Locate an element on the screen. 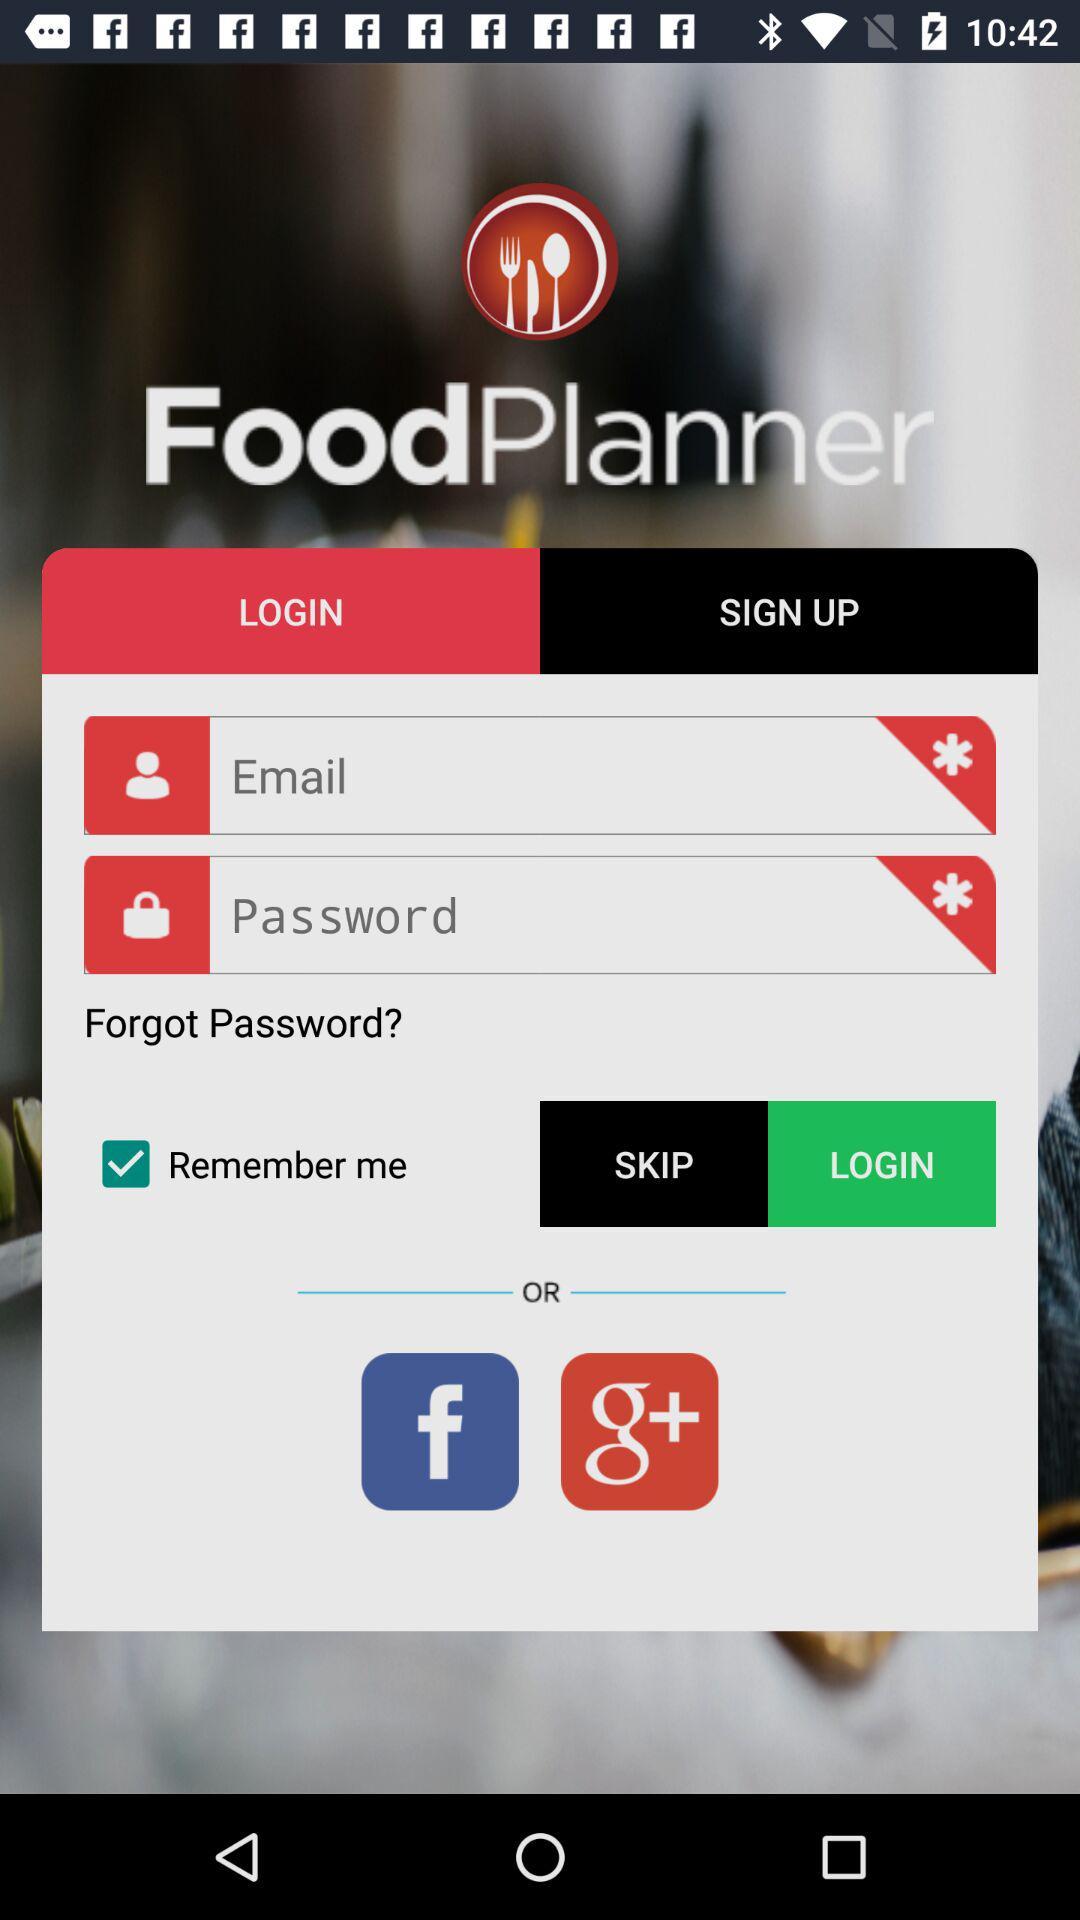  the item below forgot password? icon is located at coordinates (312, 1164).